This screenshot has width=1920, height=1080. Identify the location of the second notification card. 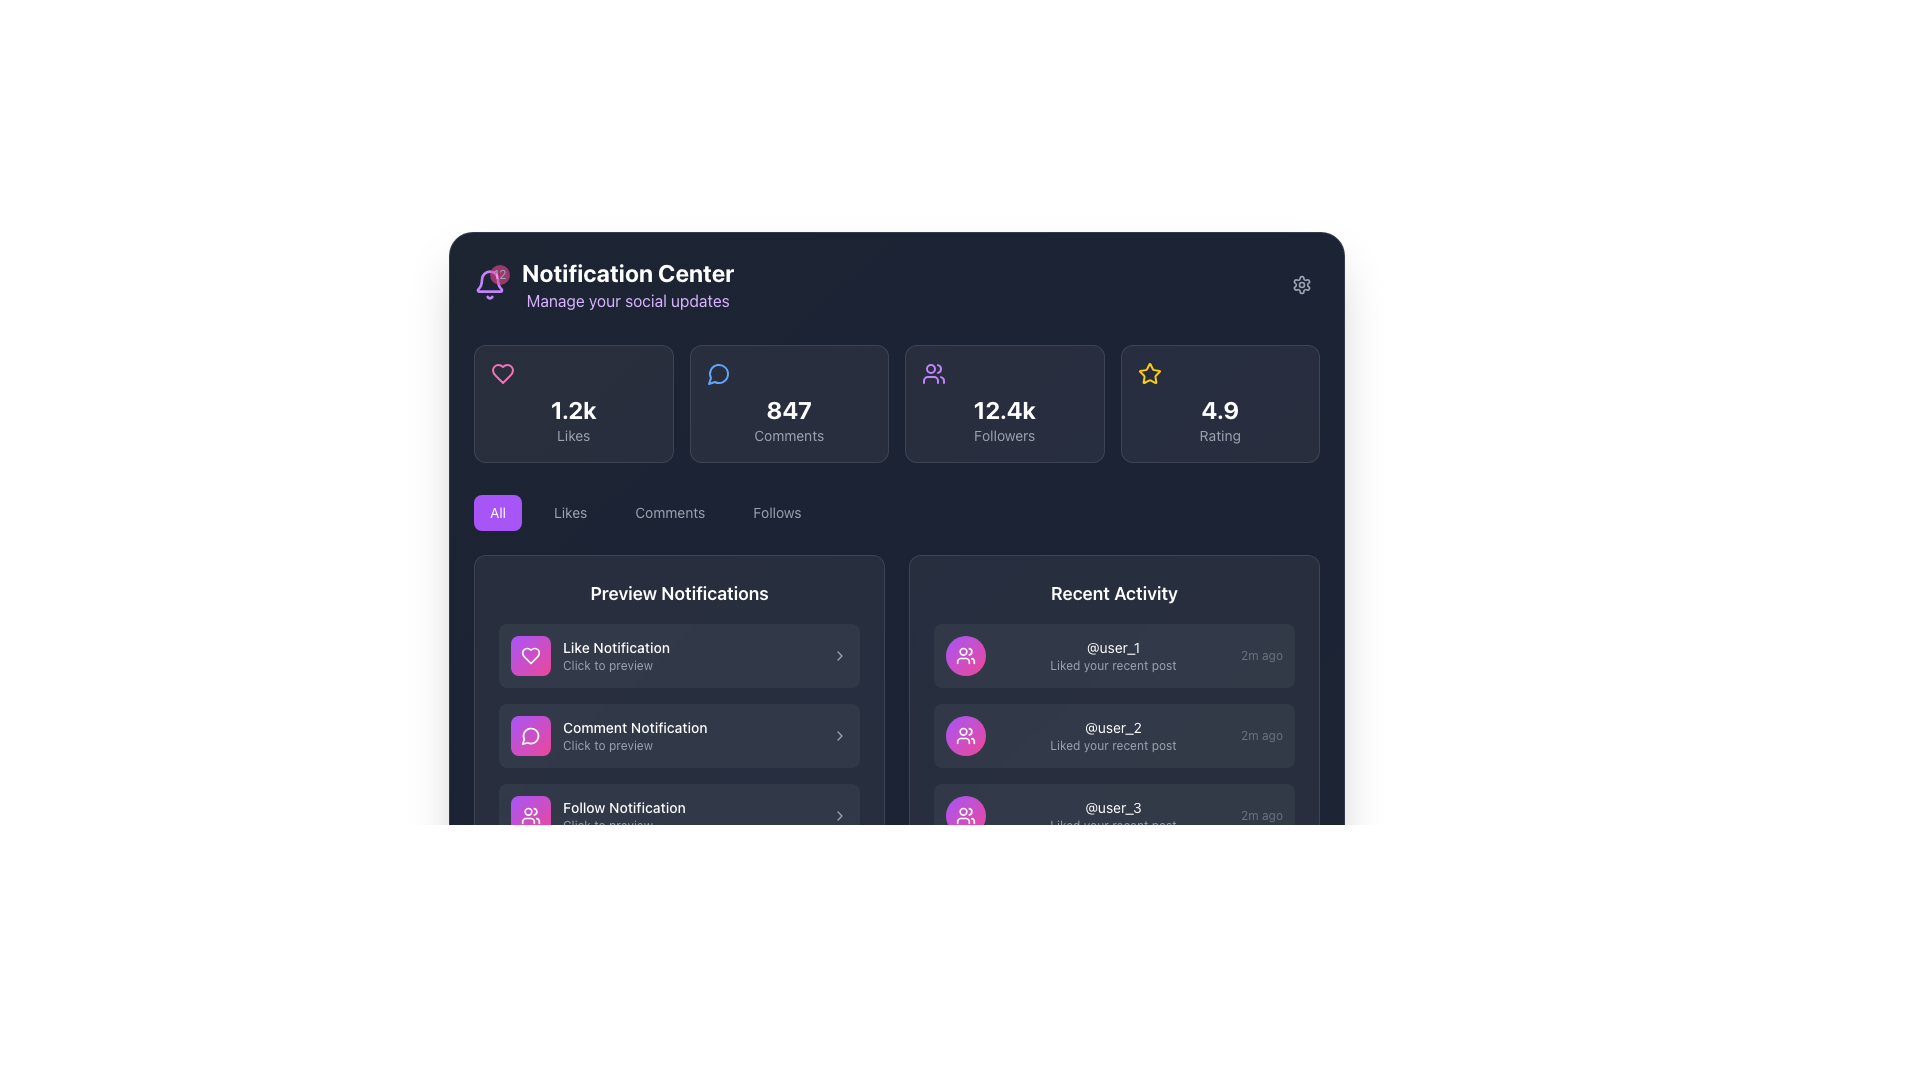
(679, 736).